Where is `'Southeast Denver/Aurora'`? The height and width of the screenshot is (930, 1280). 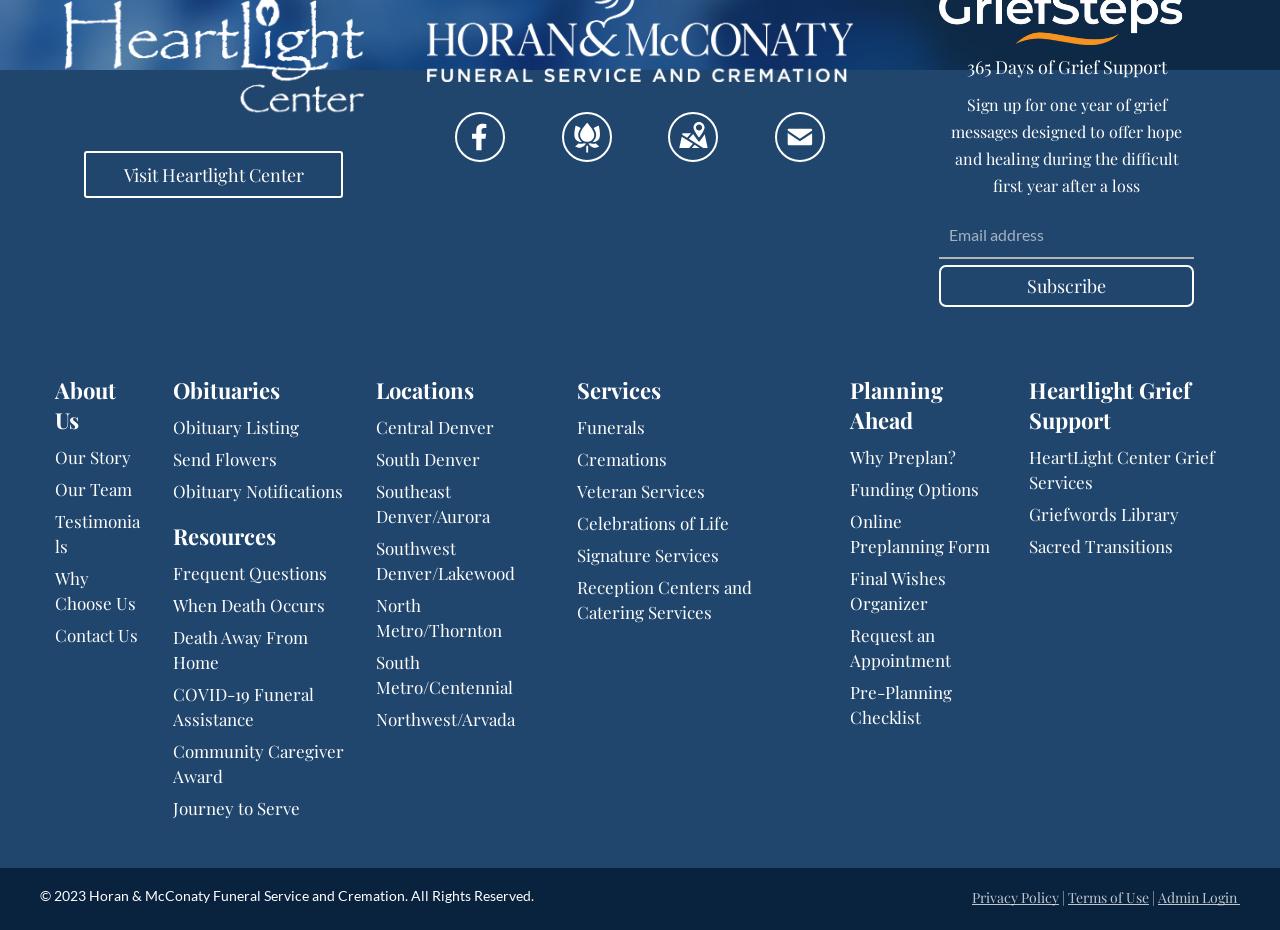
'Southeast Denver/Aurora' is located at coordinates (431, 502).